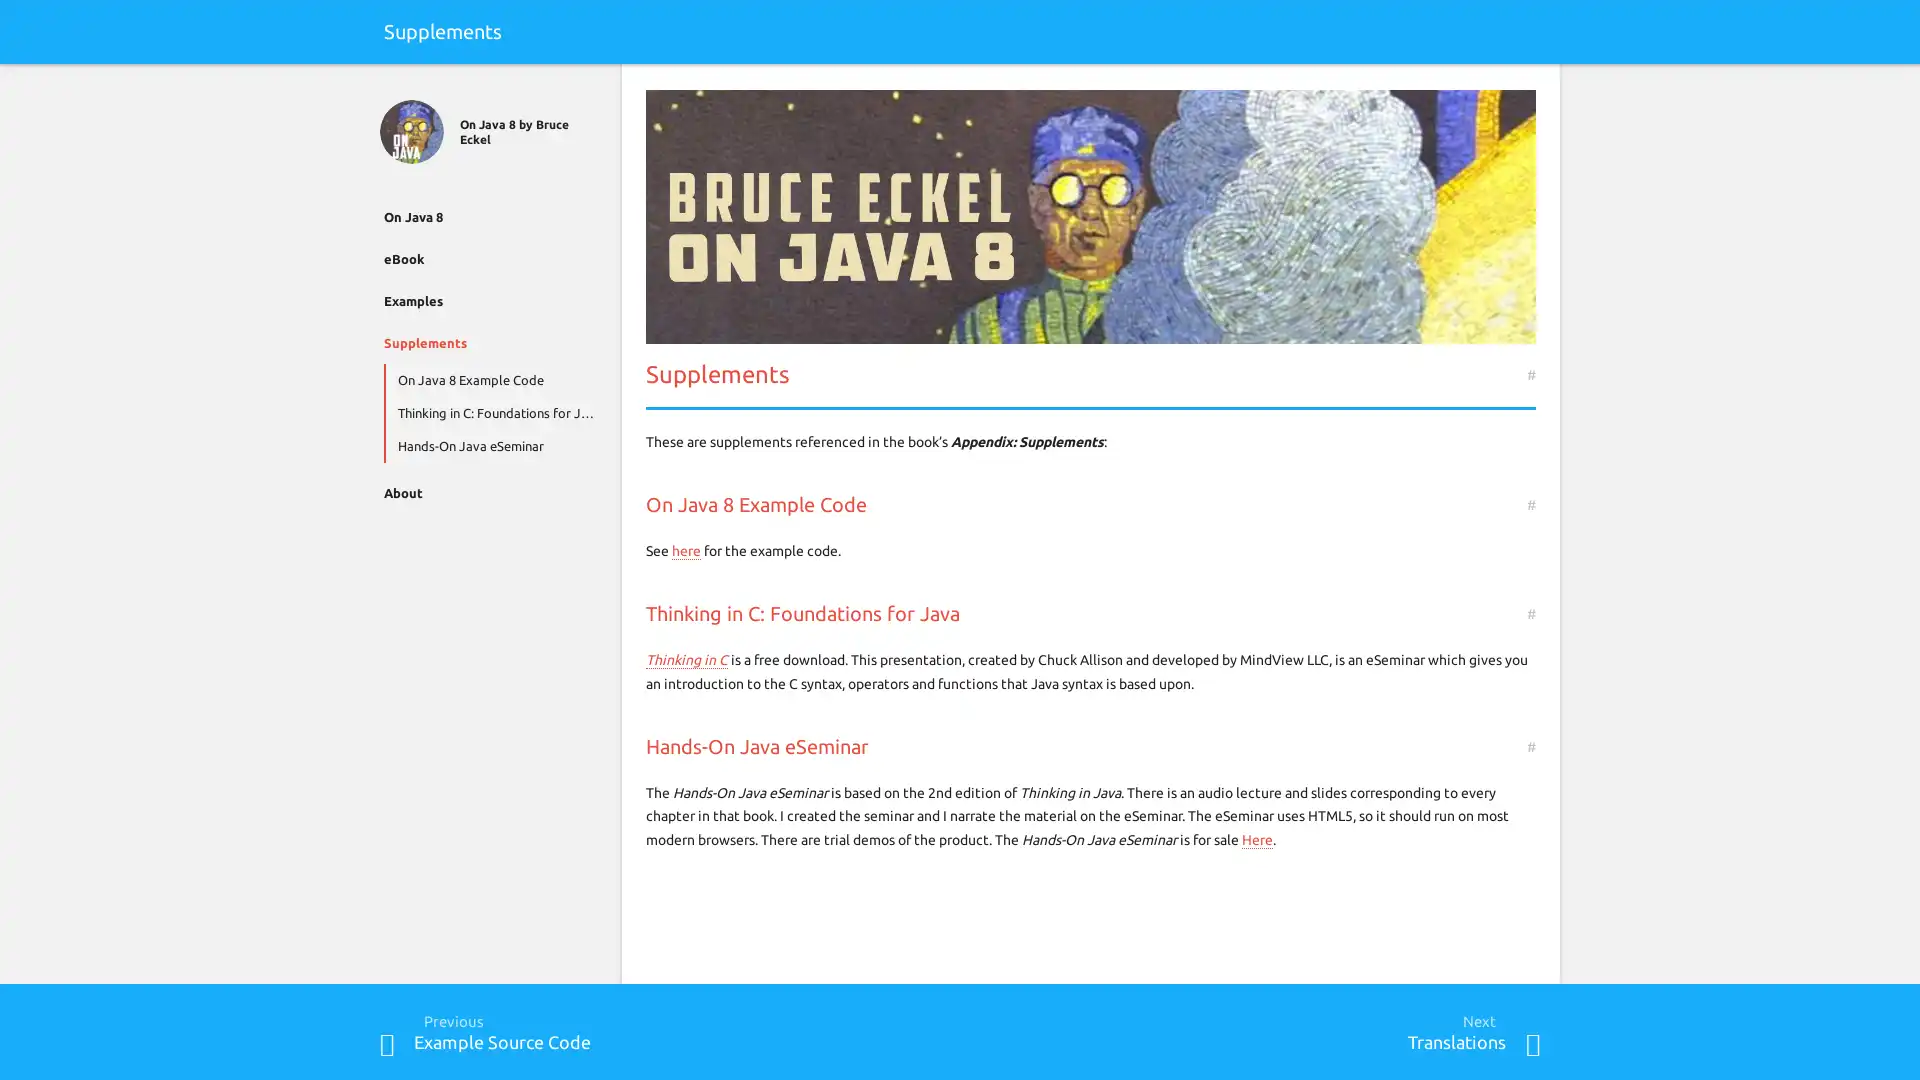  Describe the element at coordinates (1531, 1043) in the screenshot. I see `Next` at that location.